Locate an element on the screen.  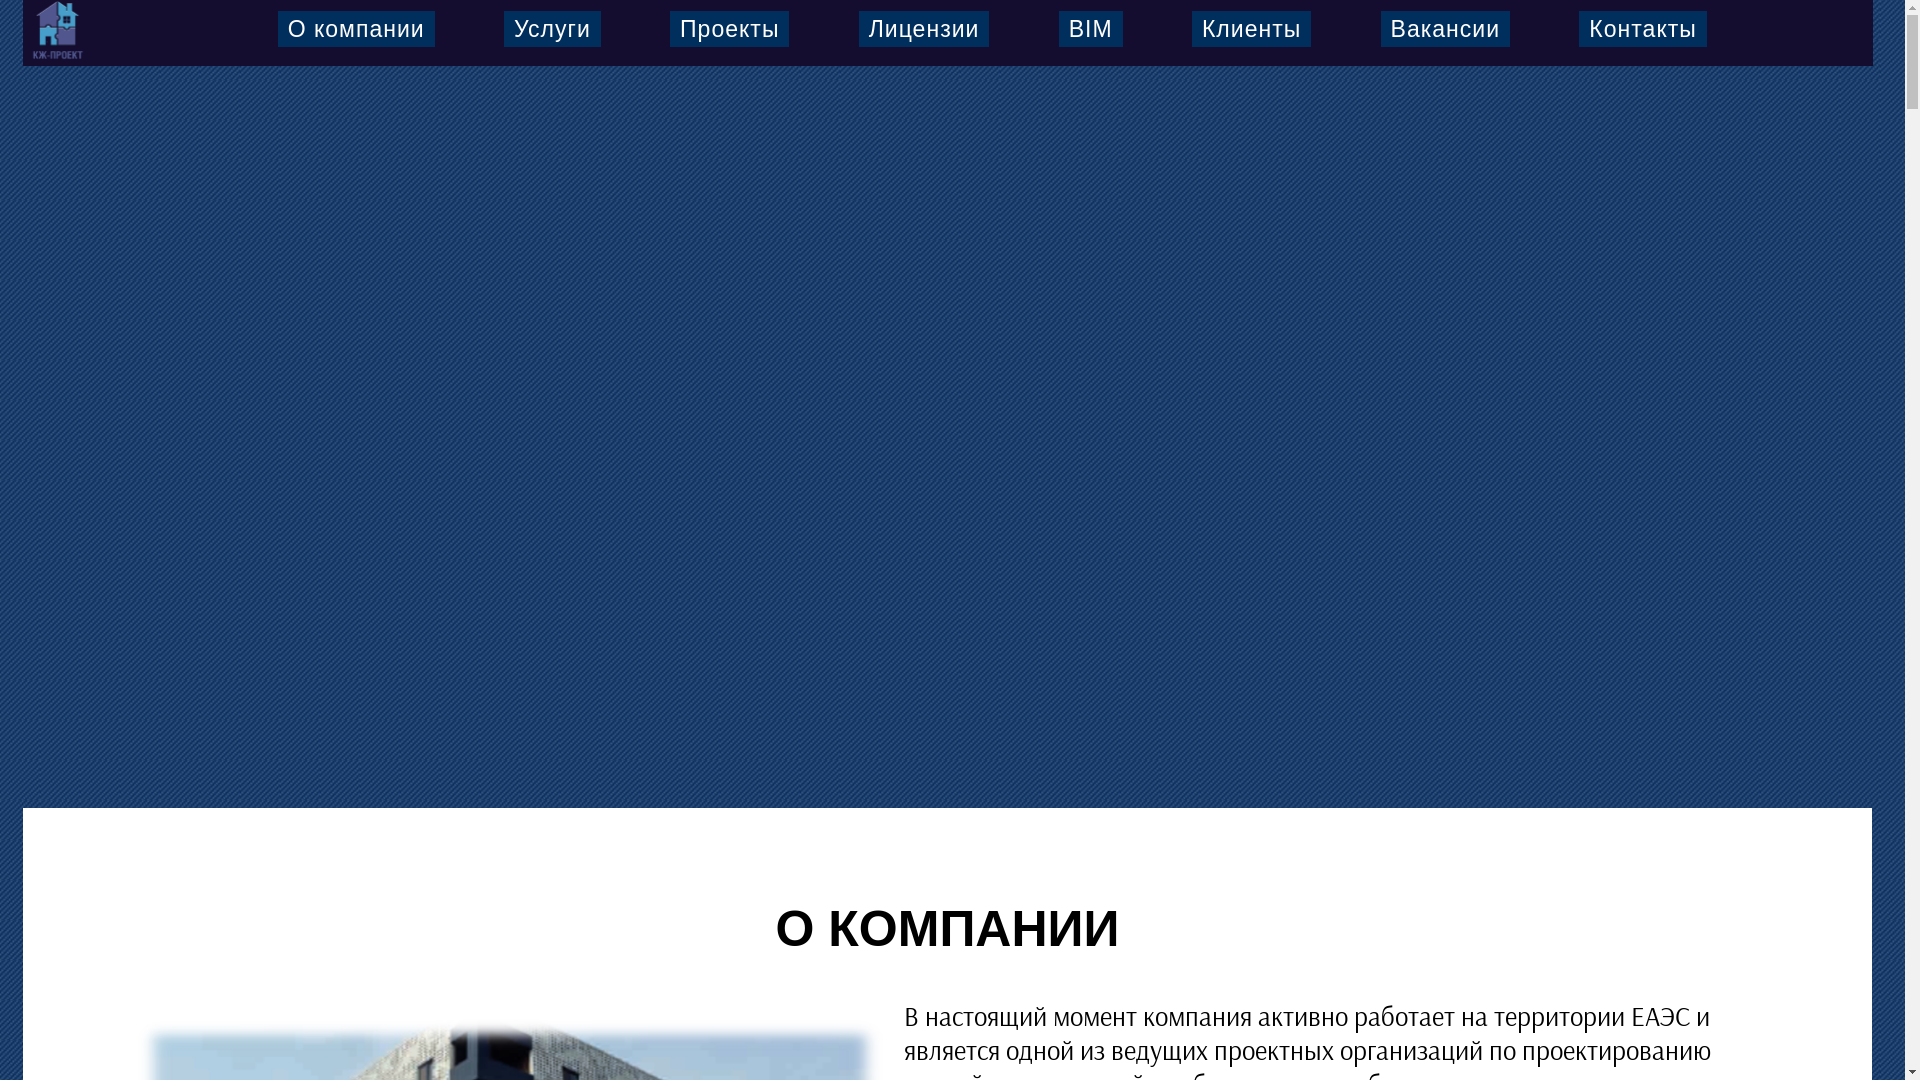
'BIM' is located at coordinates (1089, 29).